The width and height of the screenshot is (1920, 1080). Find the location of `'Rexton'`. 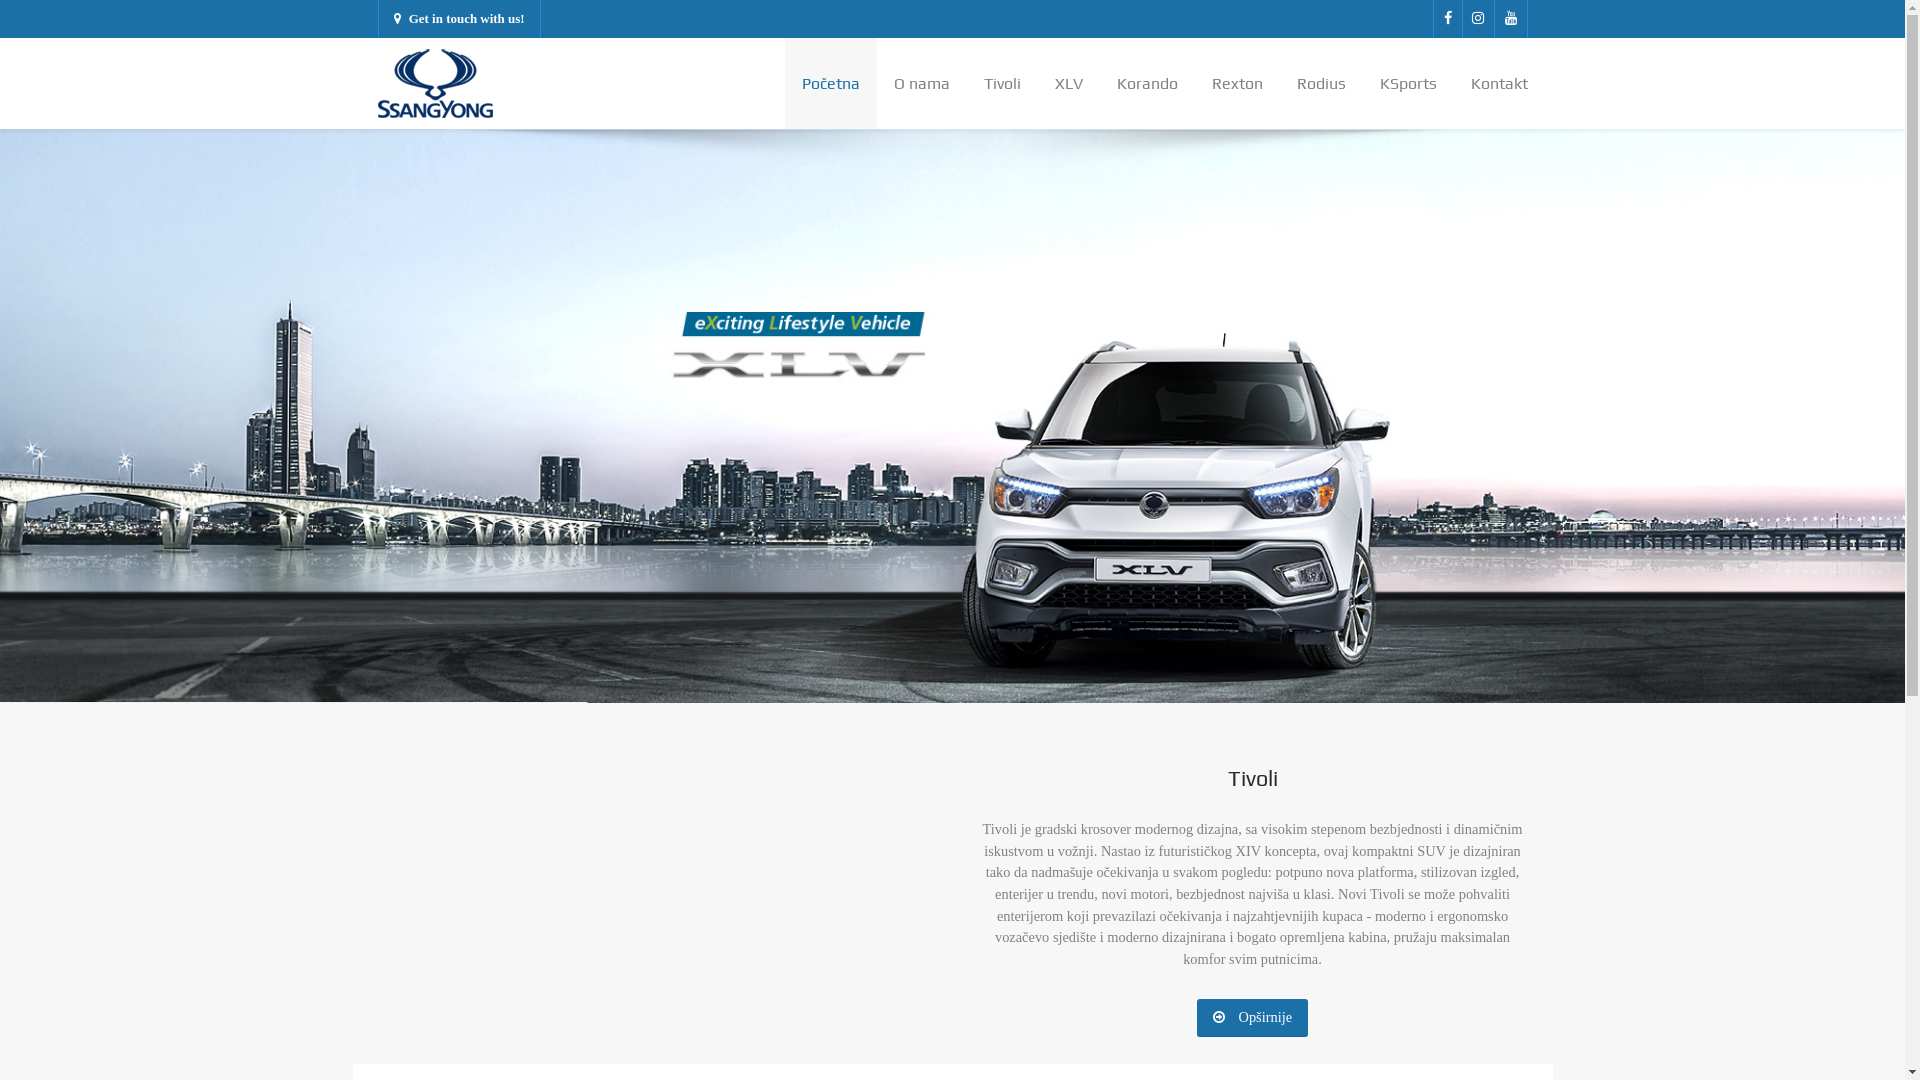

'Rexton' is located at coordinates (1194, 82).